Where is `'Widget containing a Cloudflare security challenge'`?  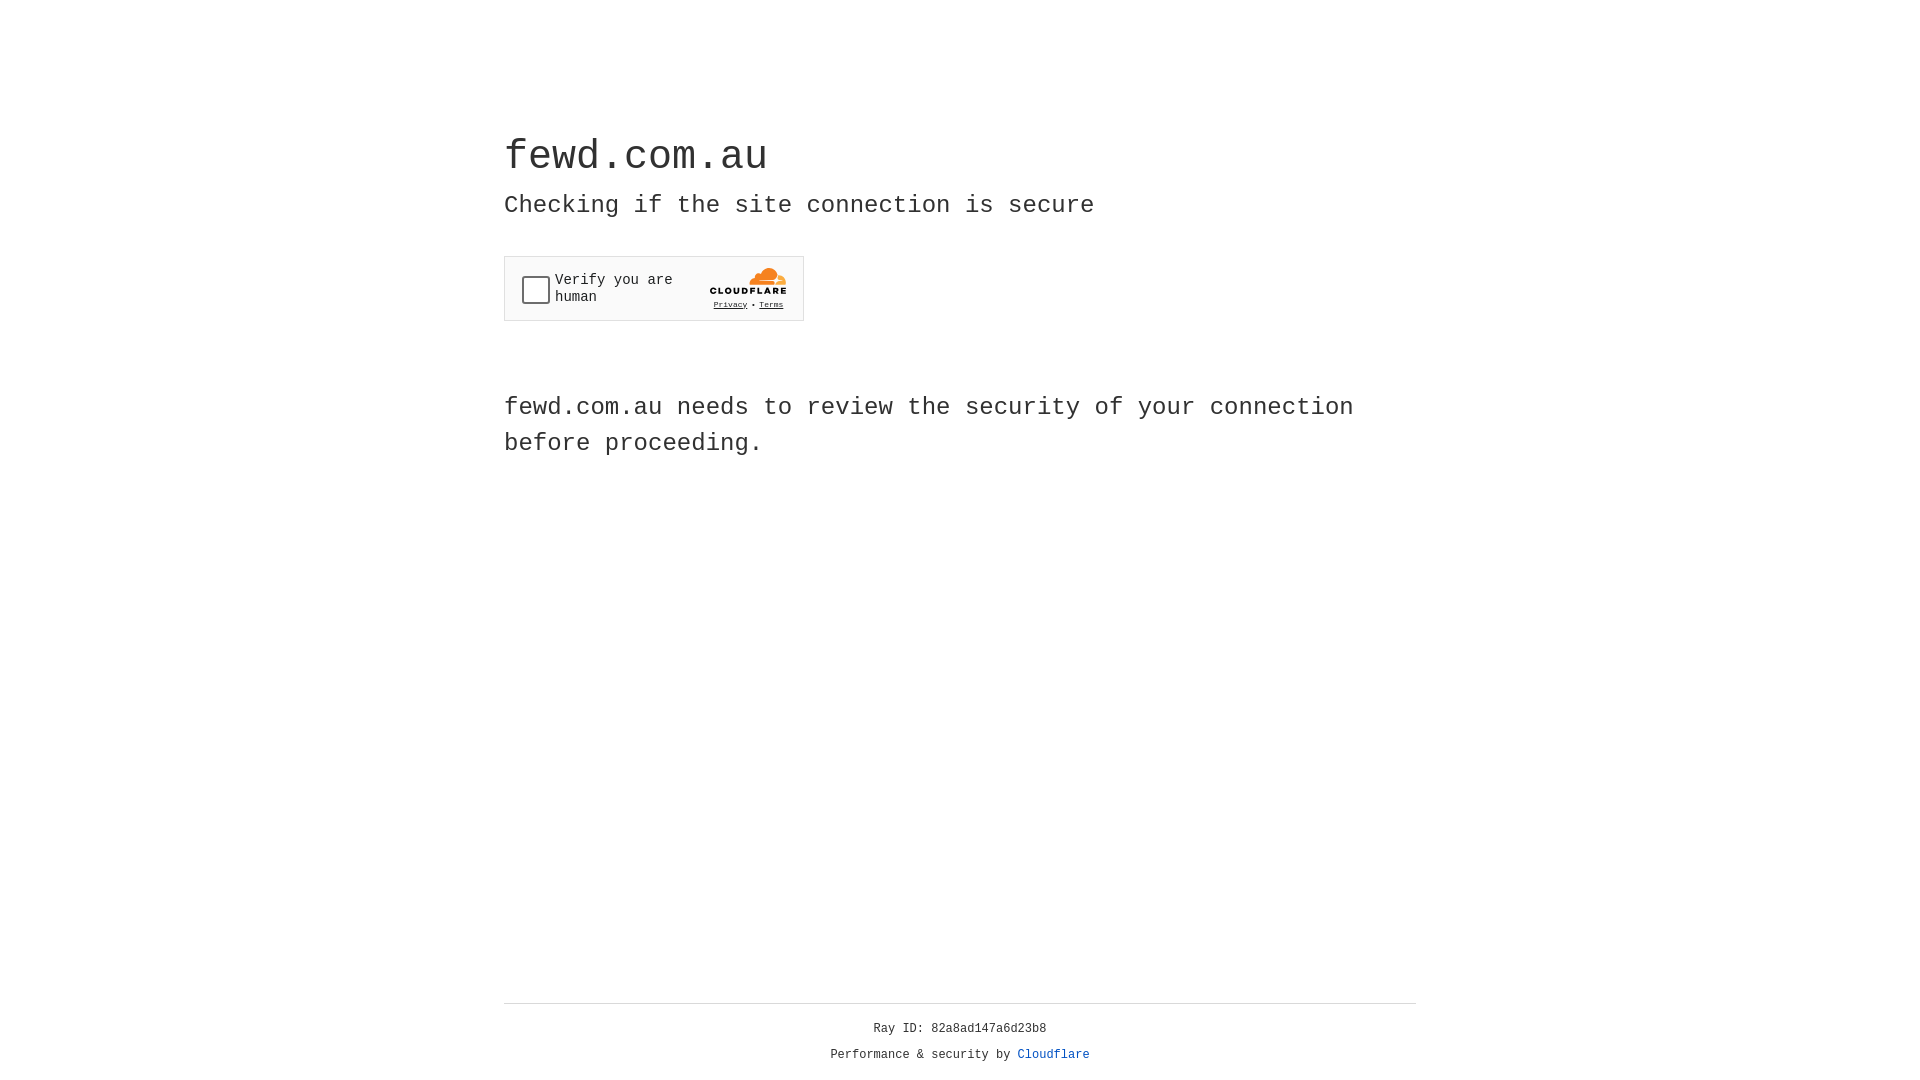
'Widget containing a Cloudflare security challenge' is located at coordinates (653, 288).